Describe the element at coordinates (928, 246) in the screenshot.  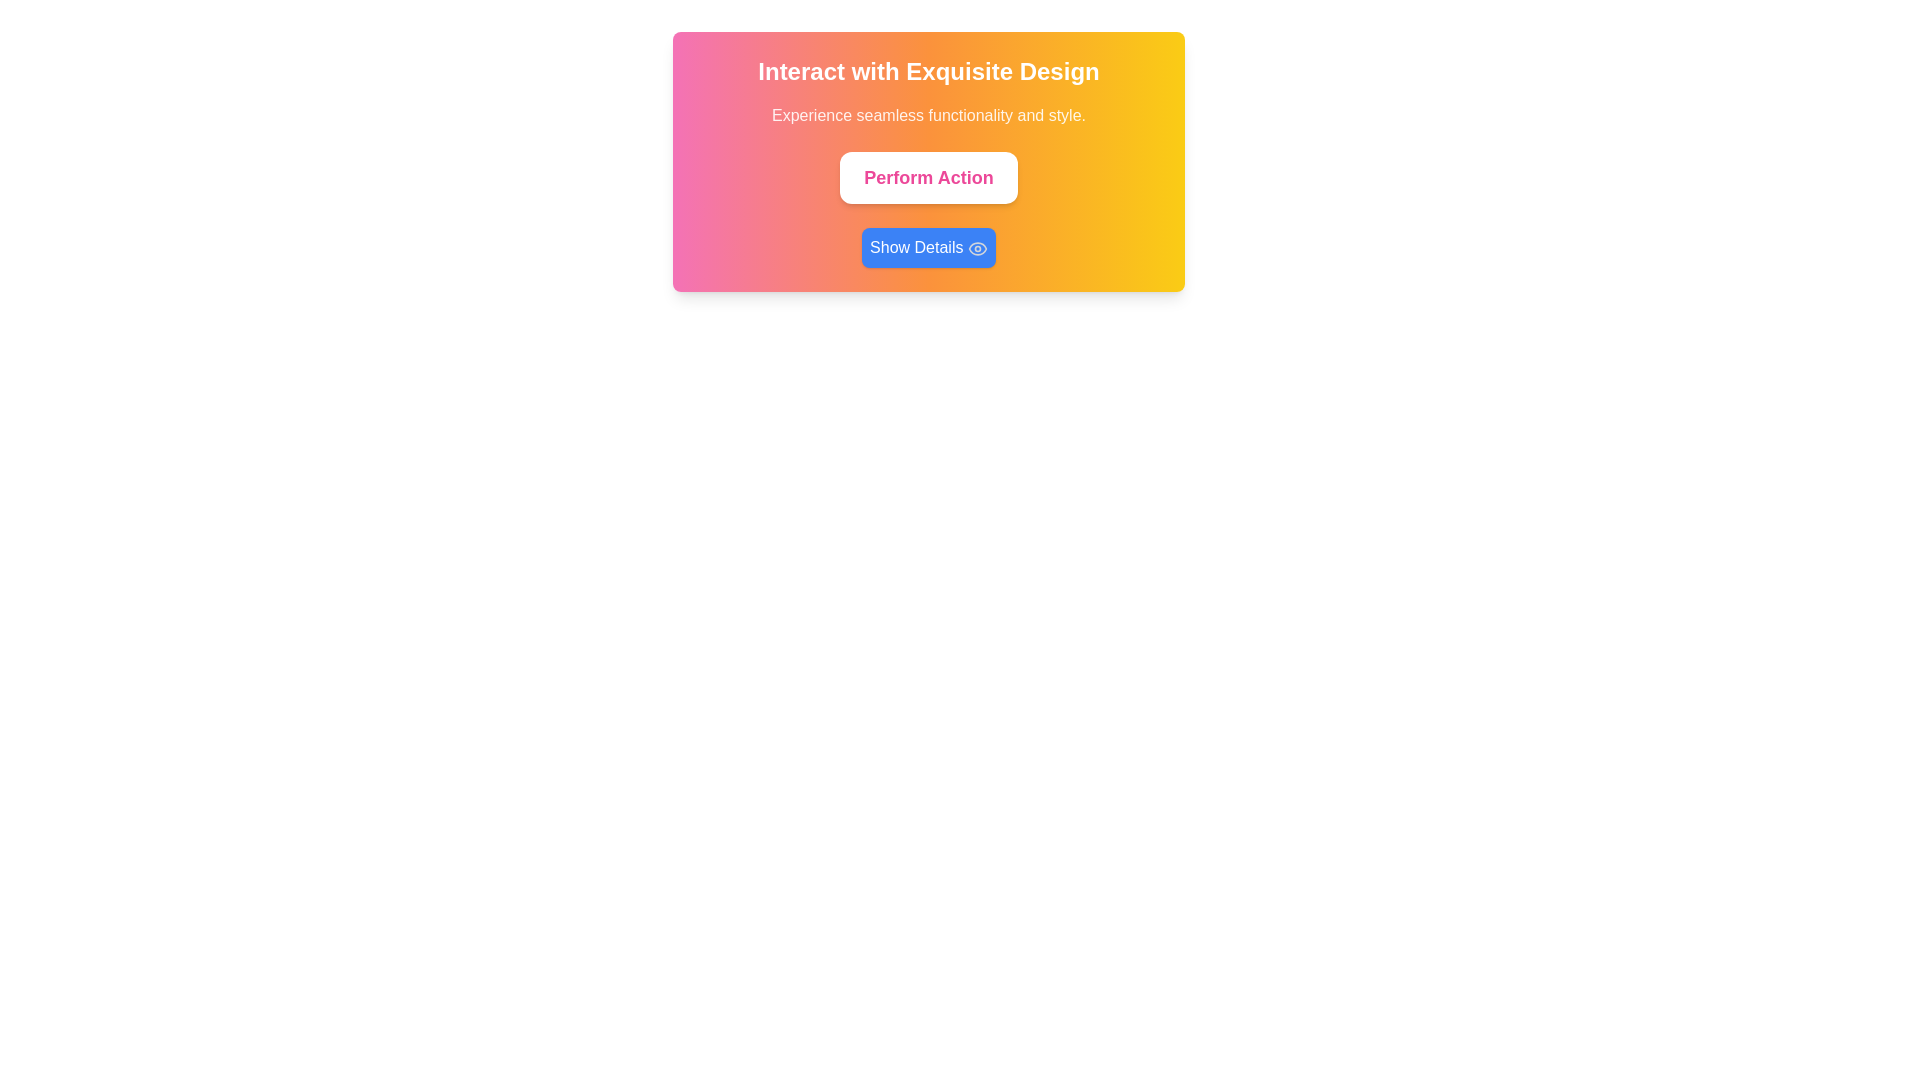
I see `the button located below the 'Perform Action' button` at that location.